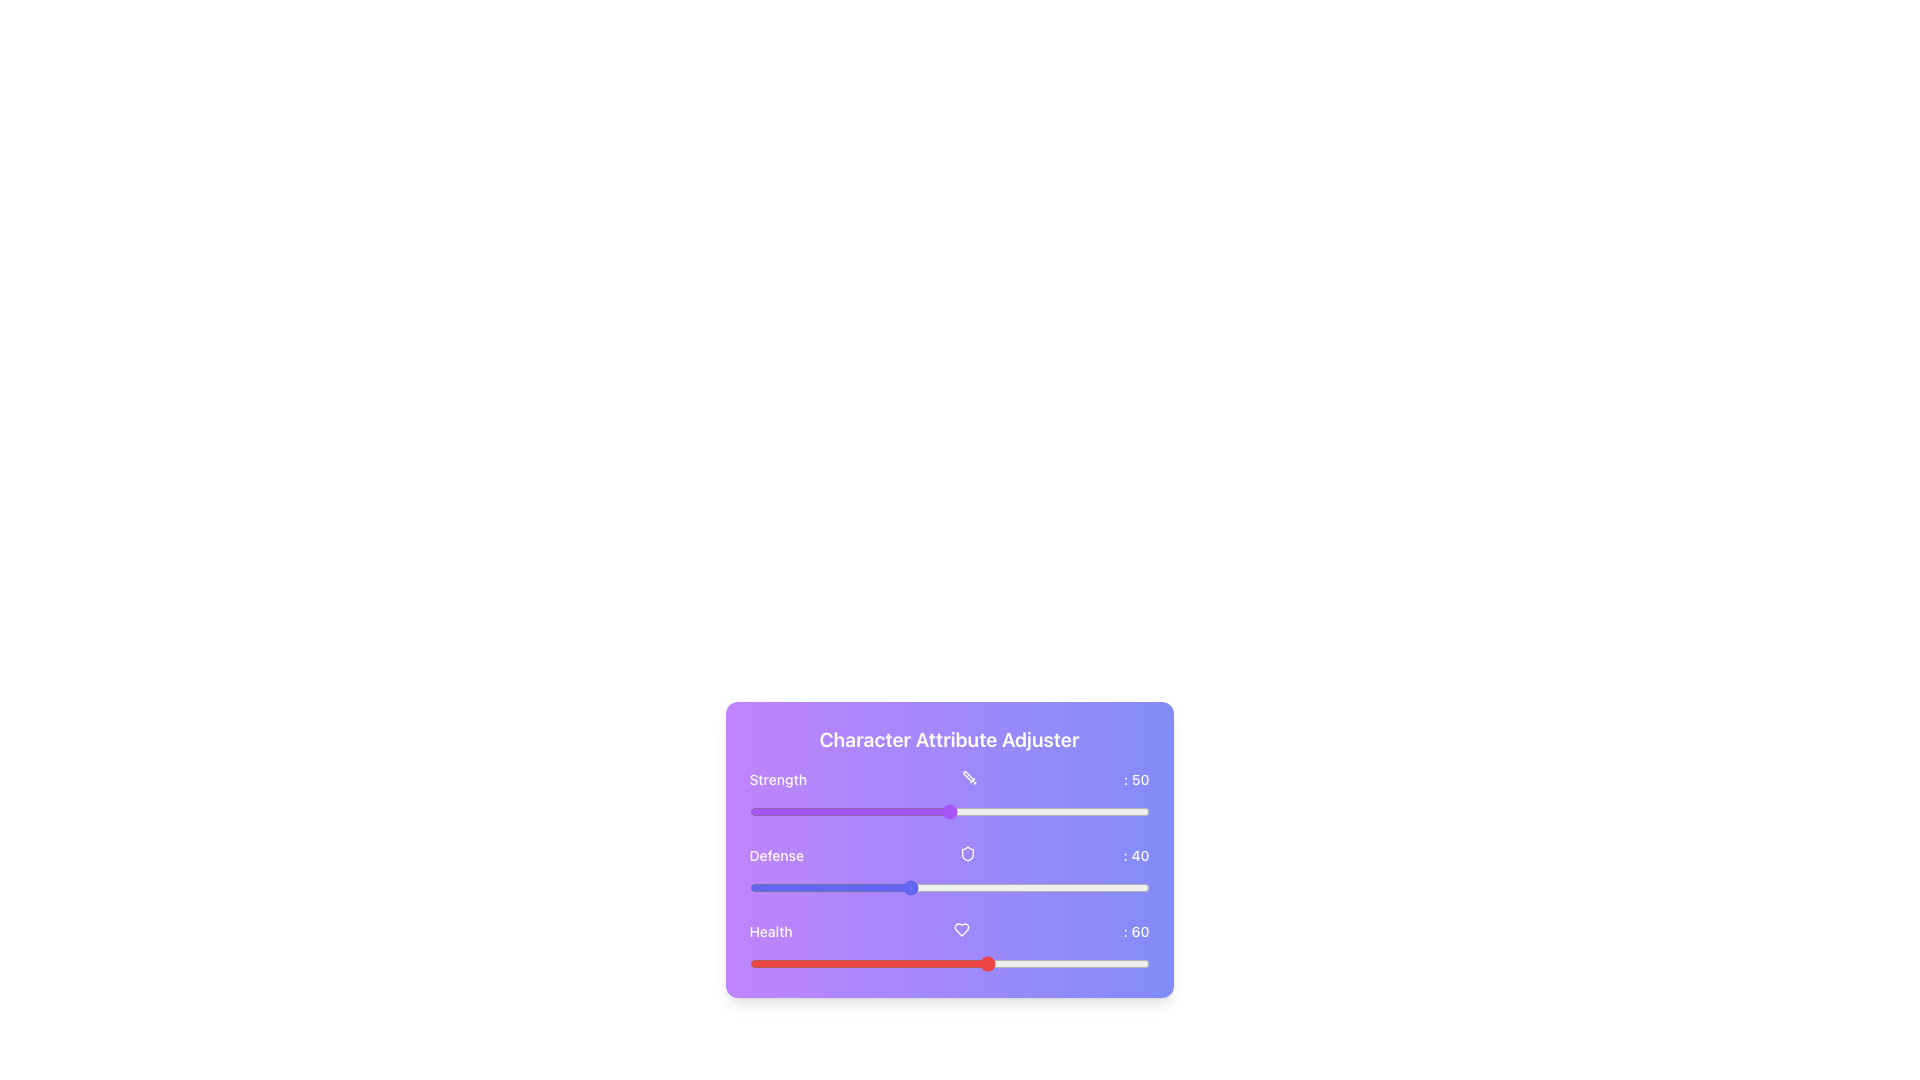 This screenshot has width=1920, height=1080. I want to click on the defense level, so click(1017, 886).